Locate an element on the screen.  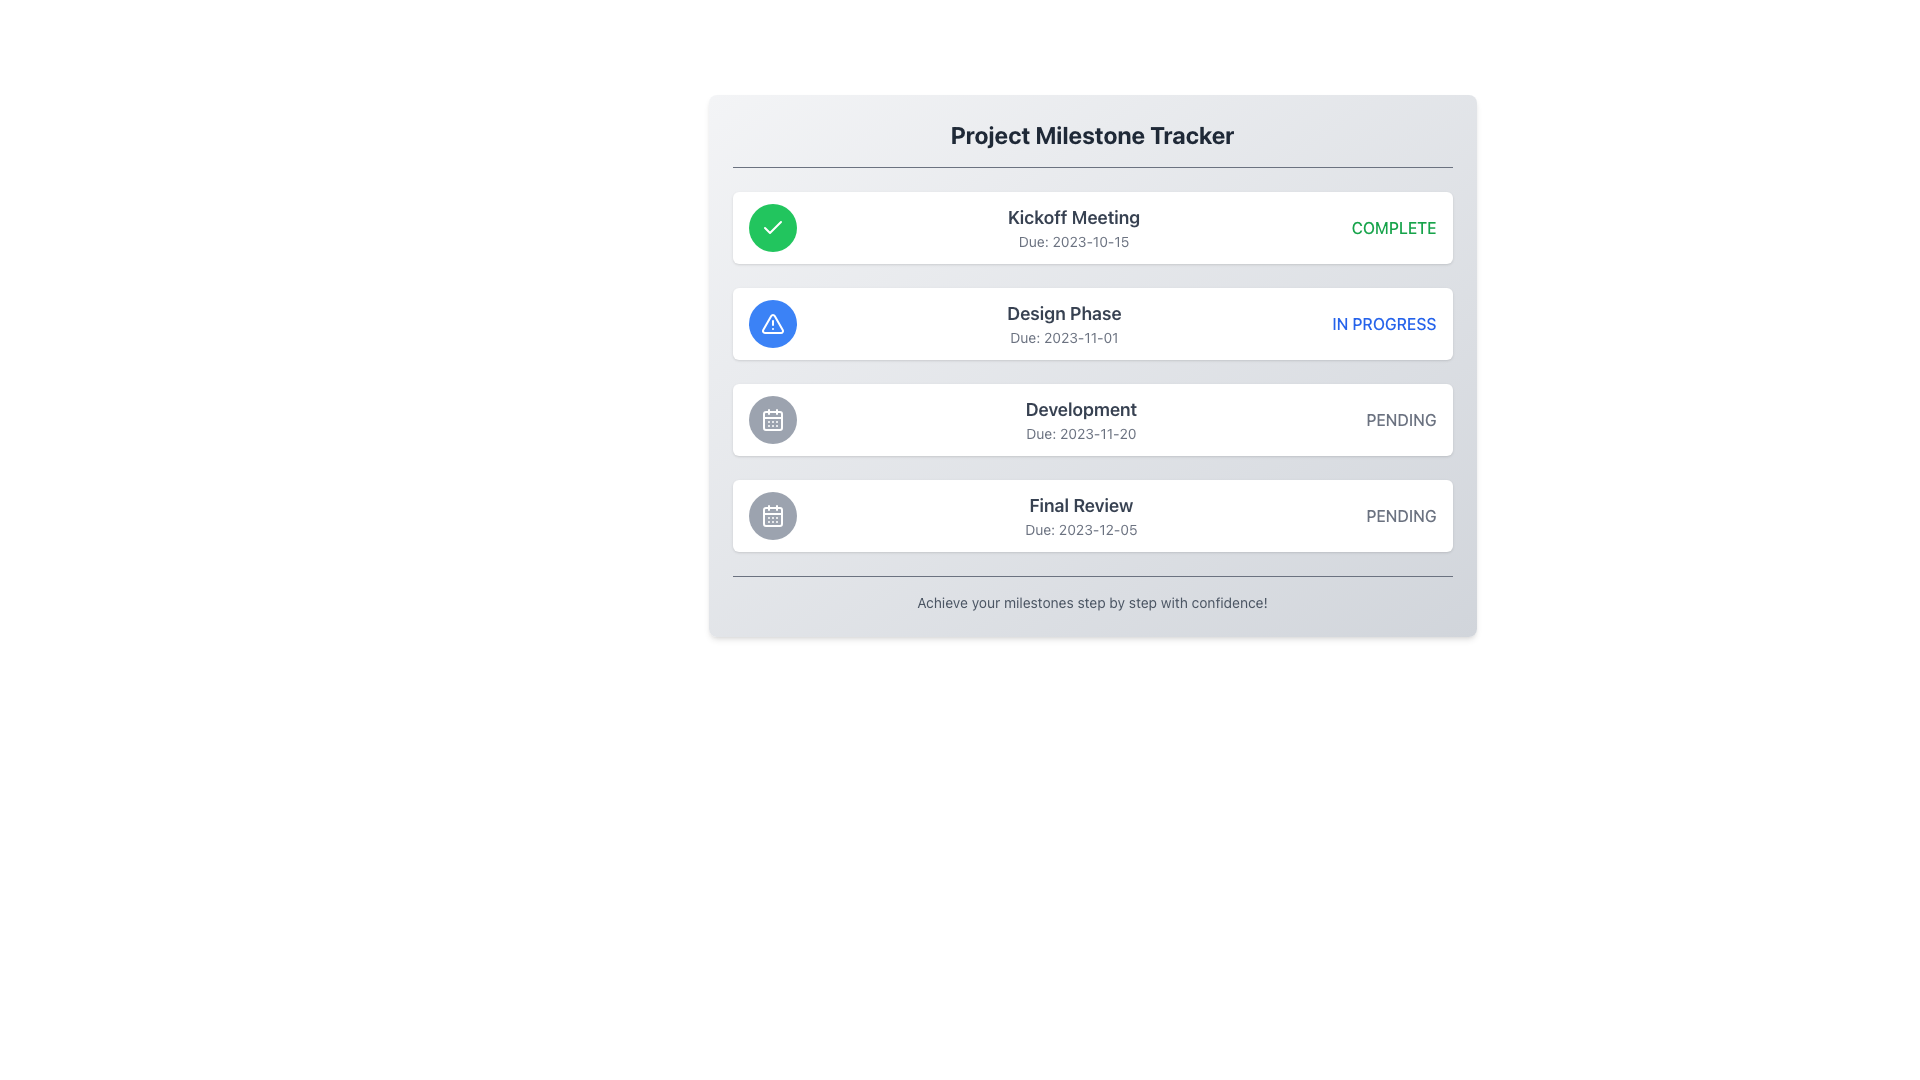
the circular blue alert button with a white outlined triangle and exclamation mark is located at coordinates (771, 323).